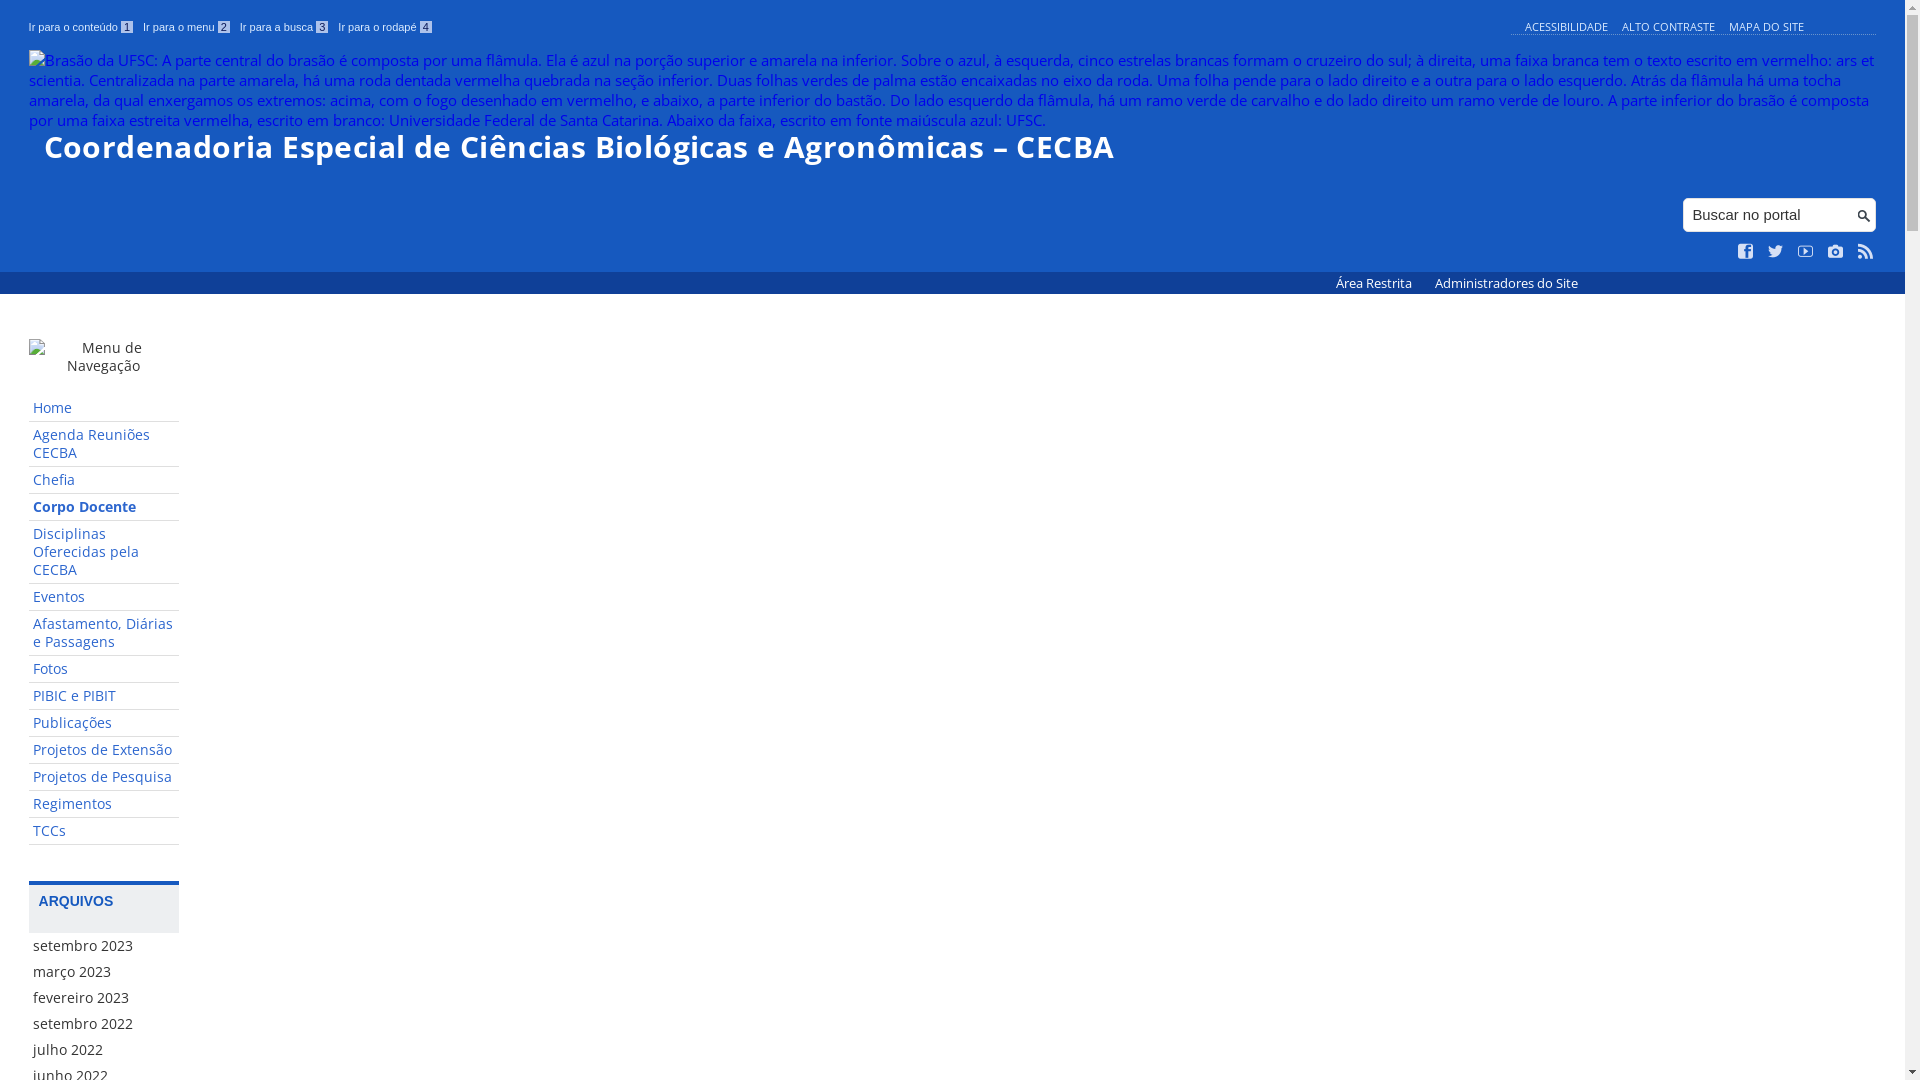 This screenshot has width=1920, height=1080. I want to click on 'ALTO CONTRASTE', so click(1668, 26).